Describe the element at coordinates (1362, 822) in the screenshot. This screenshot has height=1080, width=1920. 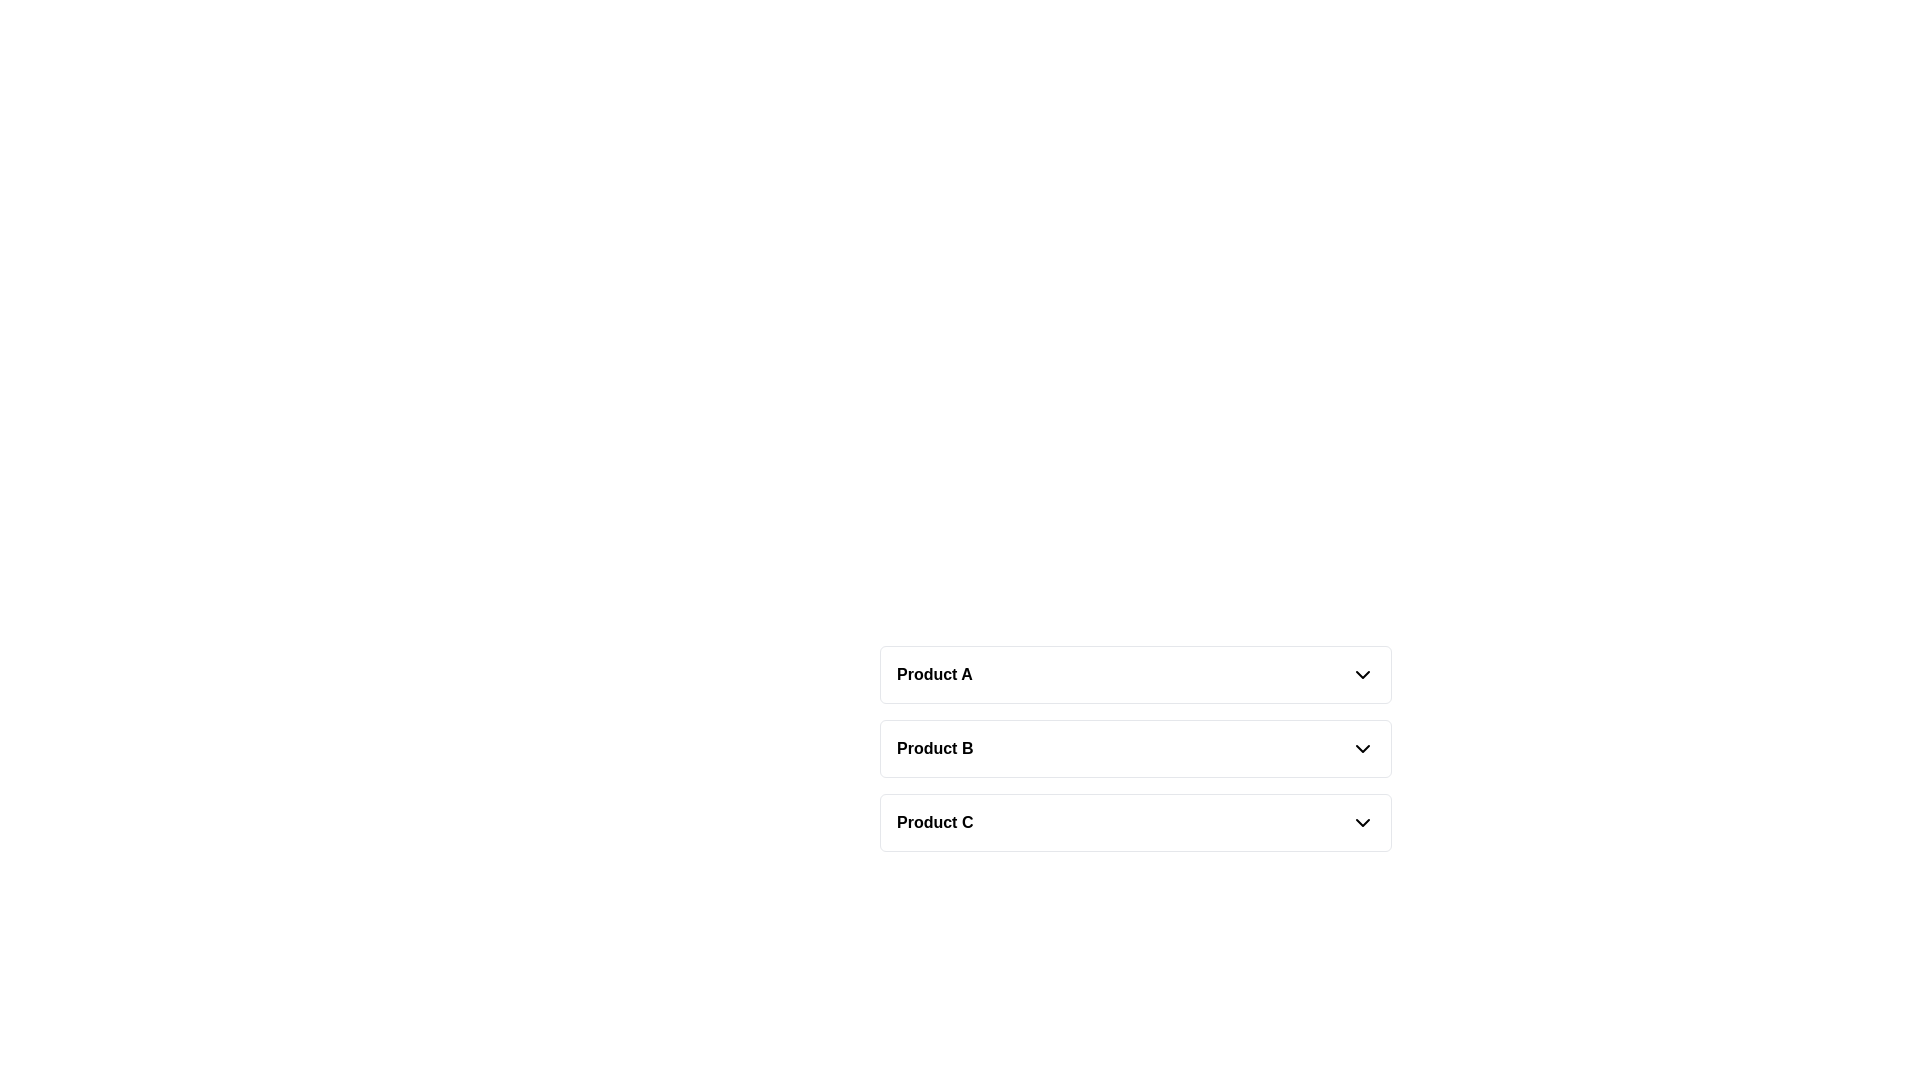
I see `the expand/collapse icon for 'Product C' located at the far right of the horizontal layout group` at that location.